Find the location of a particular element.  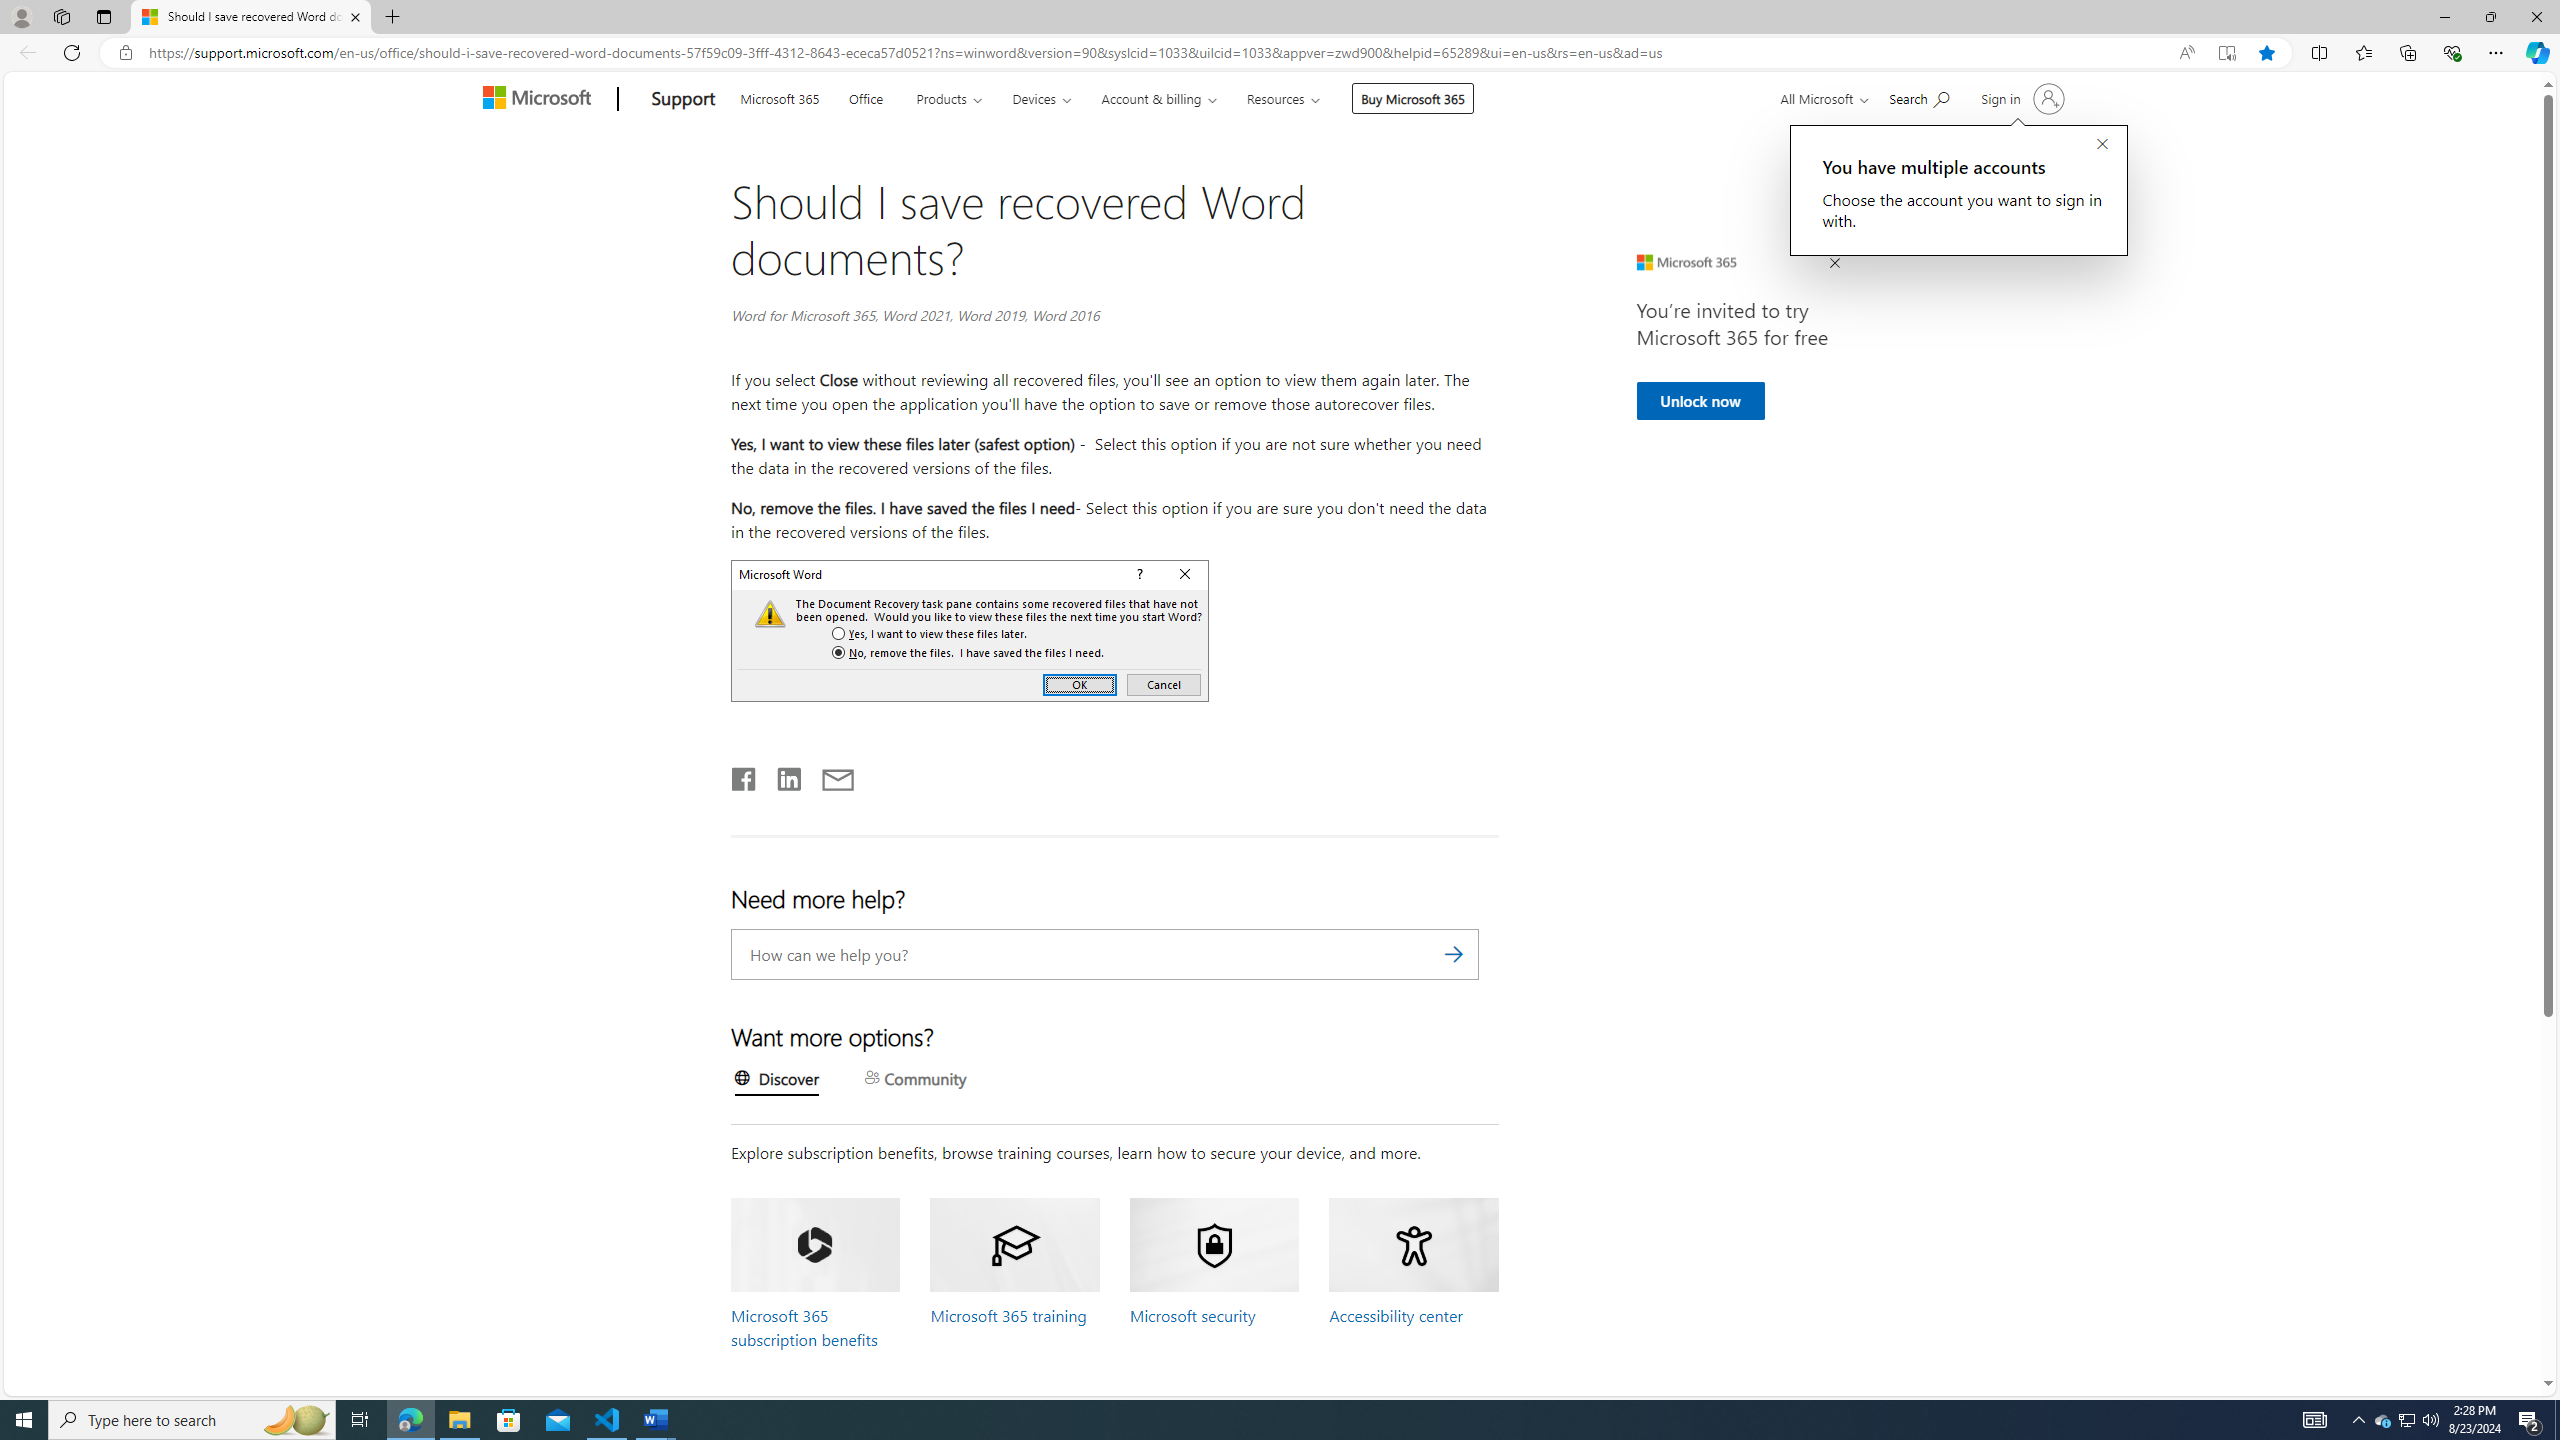

'Should I save recovered Word documents? - Microsoft Support' is located at coordinates (249, 16).